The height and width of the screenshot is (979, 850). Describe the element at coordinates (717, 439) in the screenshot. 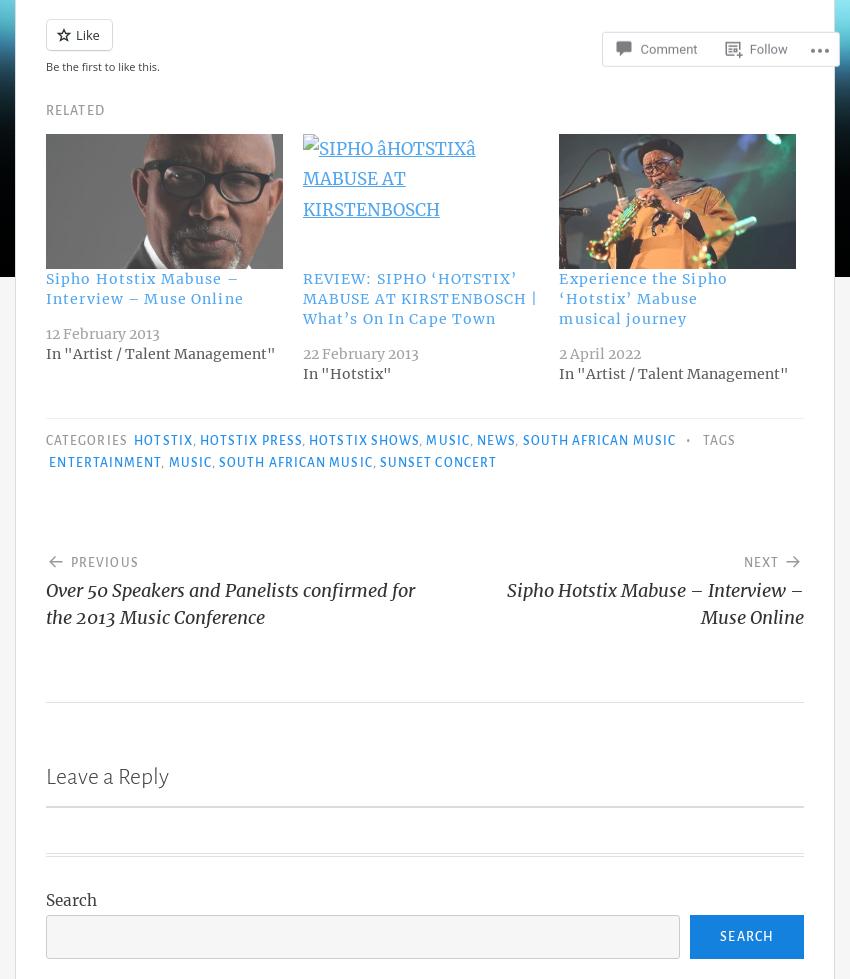

I see `'Tags'` at that location.